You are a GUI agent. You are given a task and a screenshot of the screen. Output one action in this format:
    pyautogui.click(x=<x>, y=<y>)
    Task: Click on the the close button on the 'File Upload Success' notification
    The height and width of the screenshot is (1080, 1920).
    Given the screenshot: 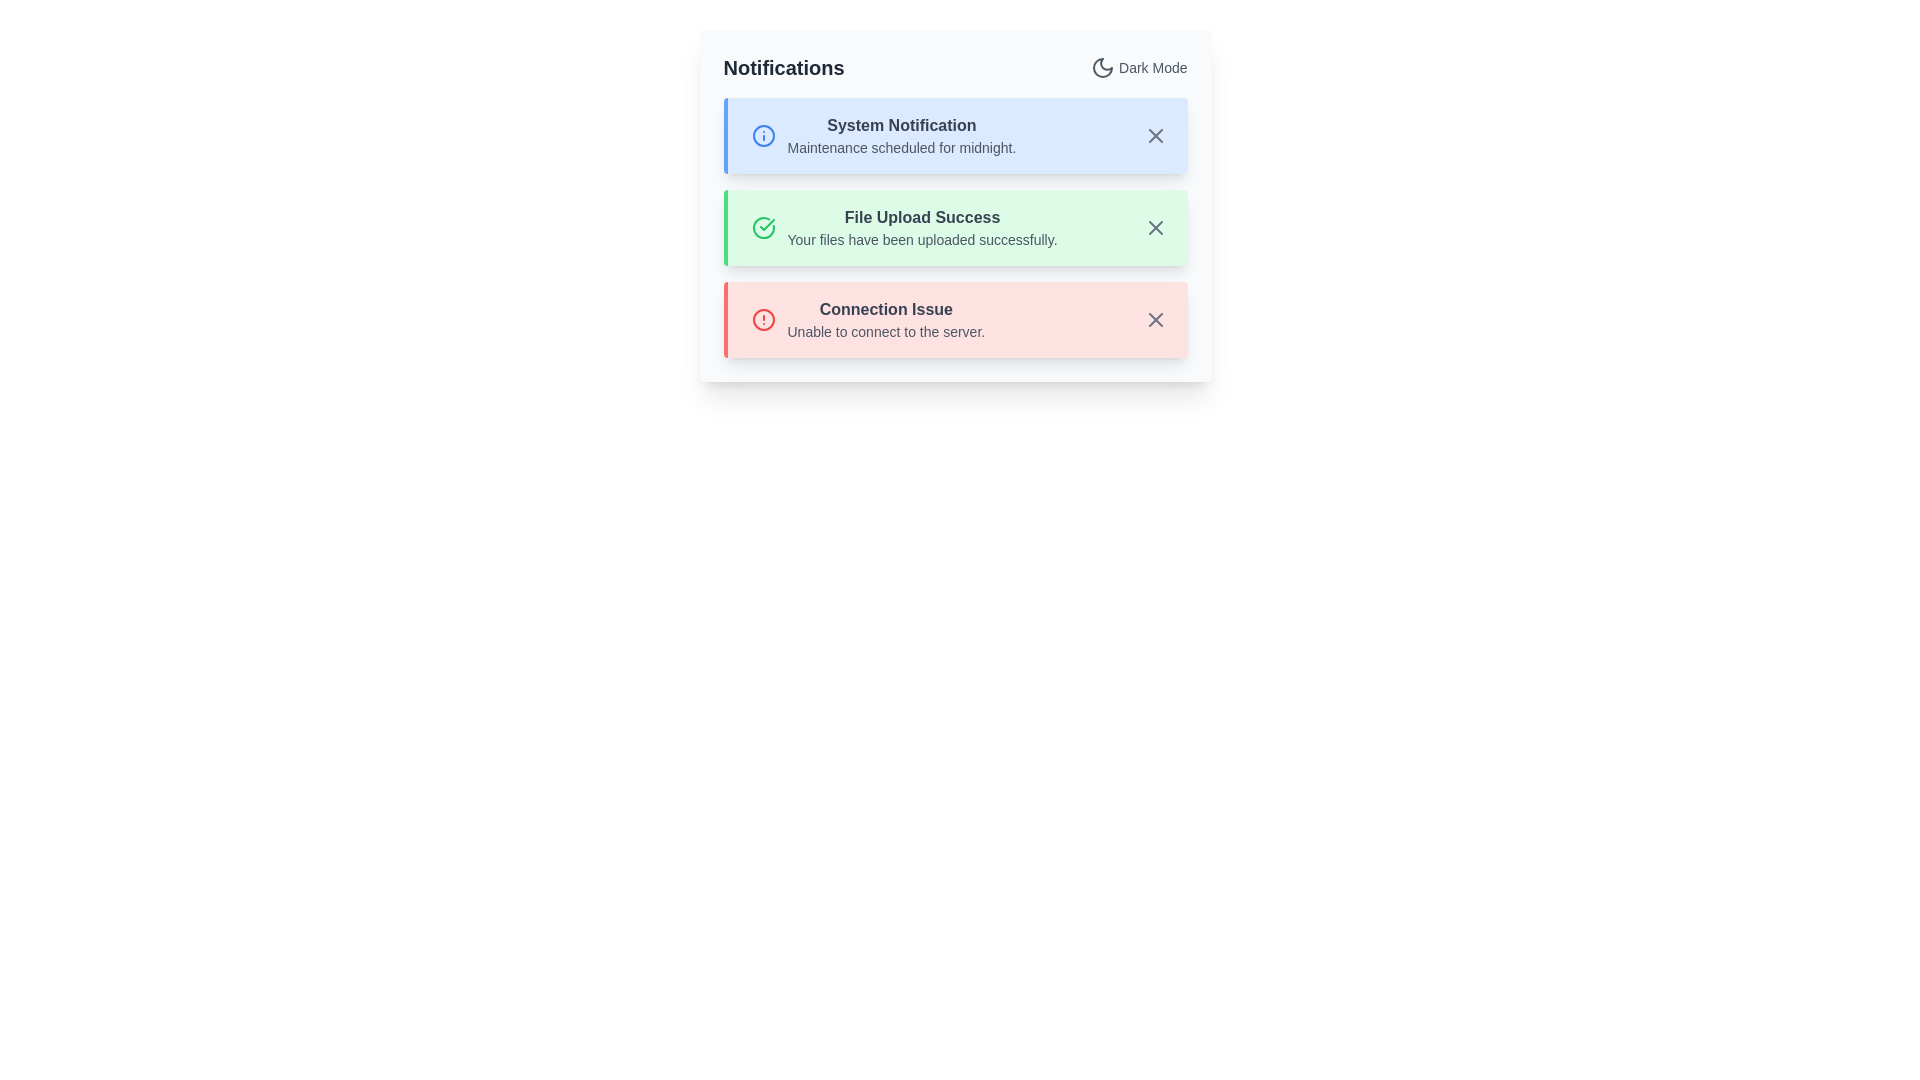 What is the action you would take?
    pyautogui.click(x=1155, y=226)
    